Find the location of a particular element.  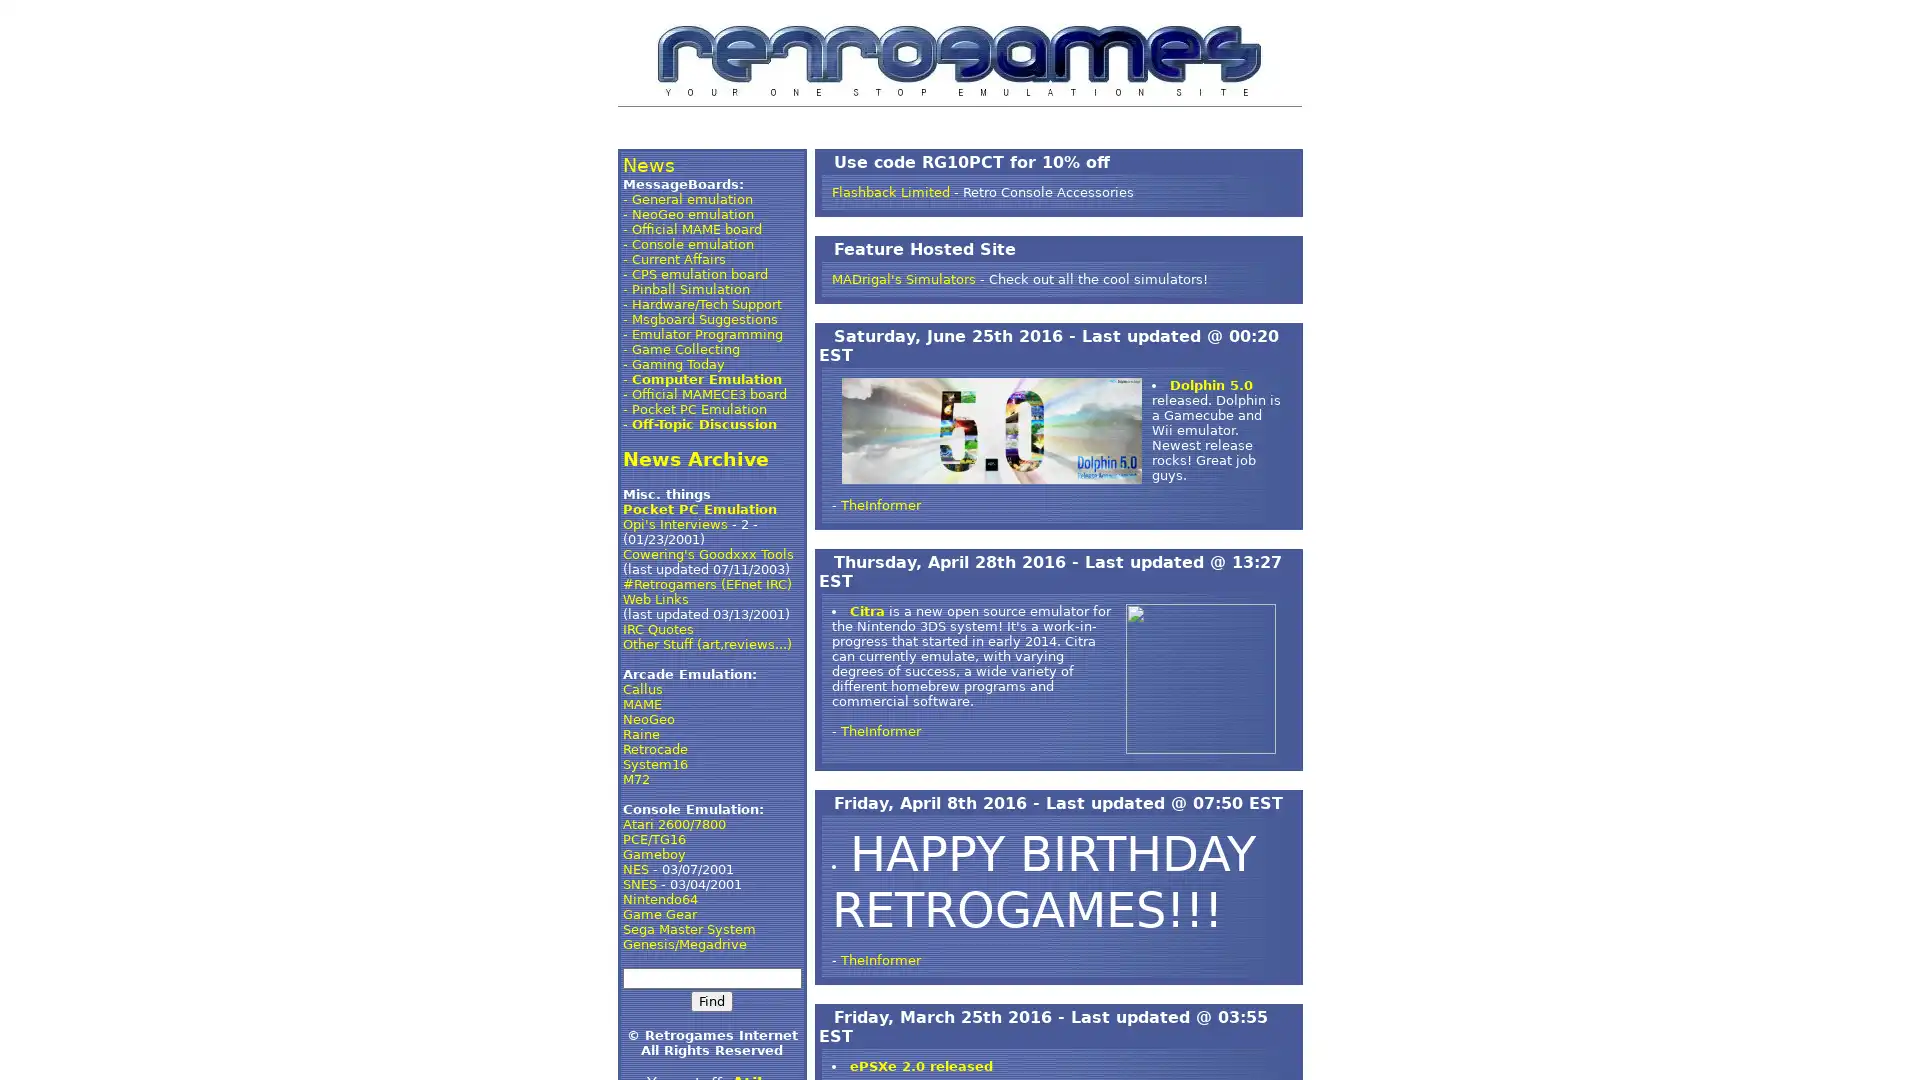

Find is located at coordinates (711, 1001).